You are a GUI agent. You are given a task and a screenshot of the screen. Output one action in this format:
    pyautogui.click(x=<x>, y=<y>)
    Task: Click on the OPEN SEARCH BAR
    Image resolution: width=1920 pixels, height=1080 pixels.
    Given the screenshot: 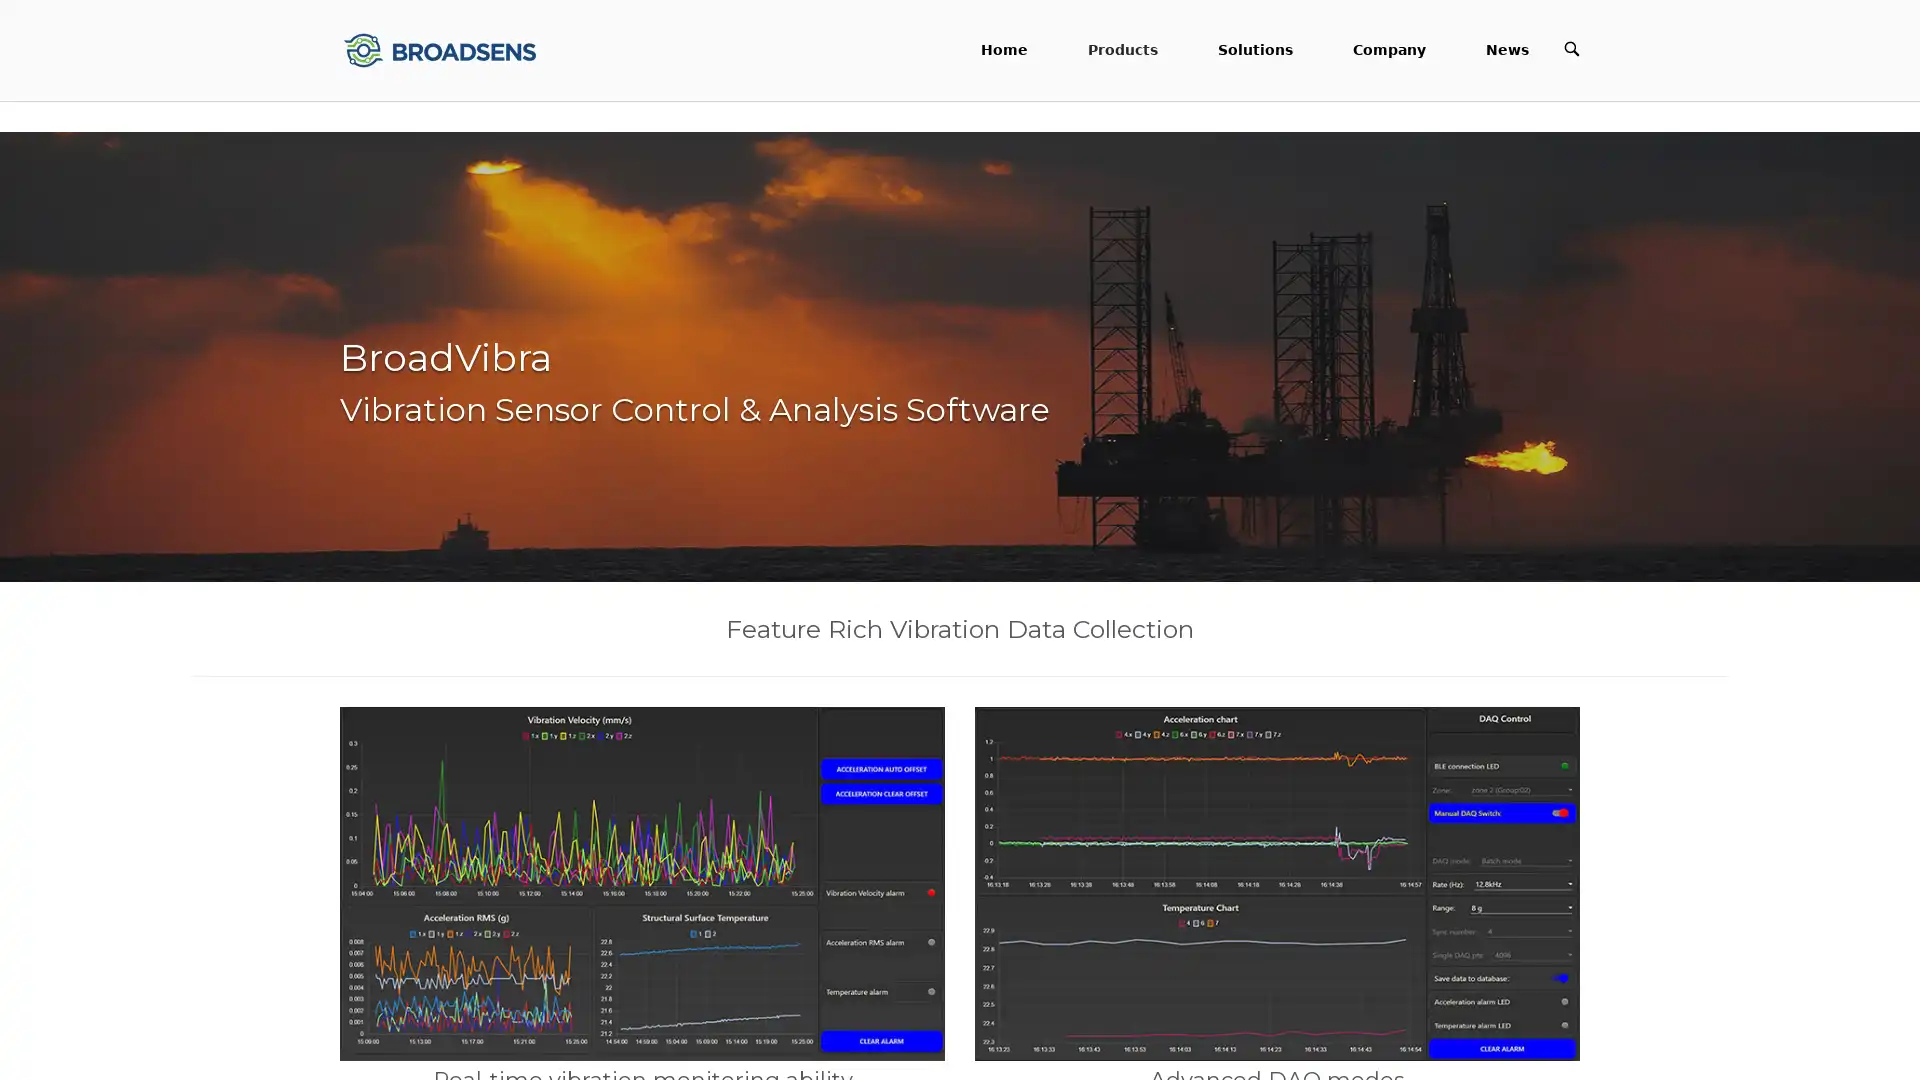 What is the action you would take?
    pyautogui.click(x=1570, y=48)
    